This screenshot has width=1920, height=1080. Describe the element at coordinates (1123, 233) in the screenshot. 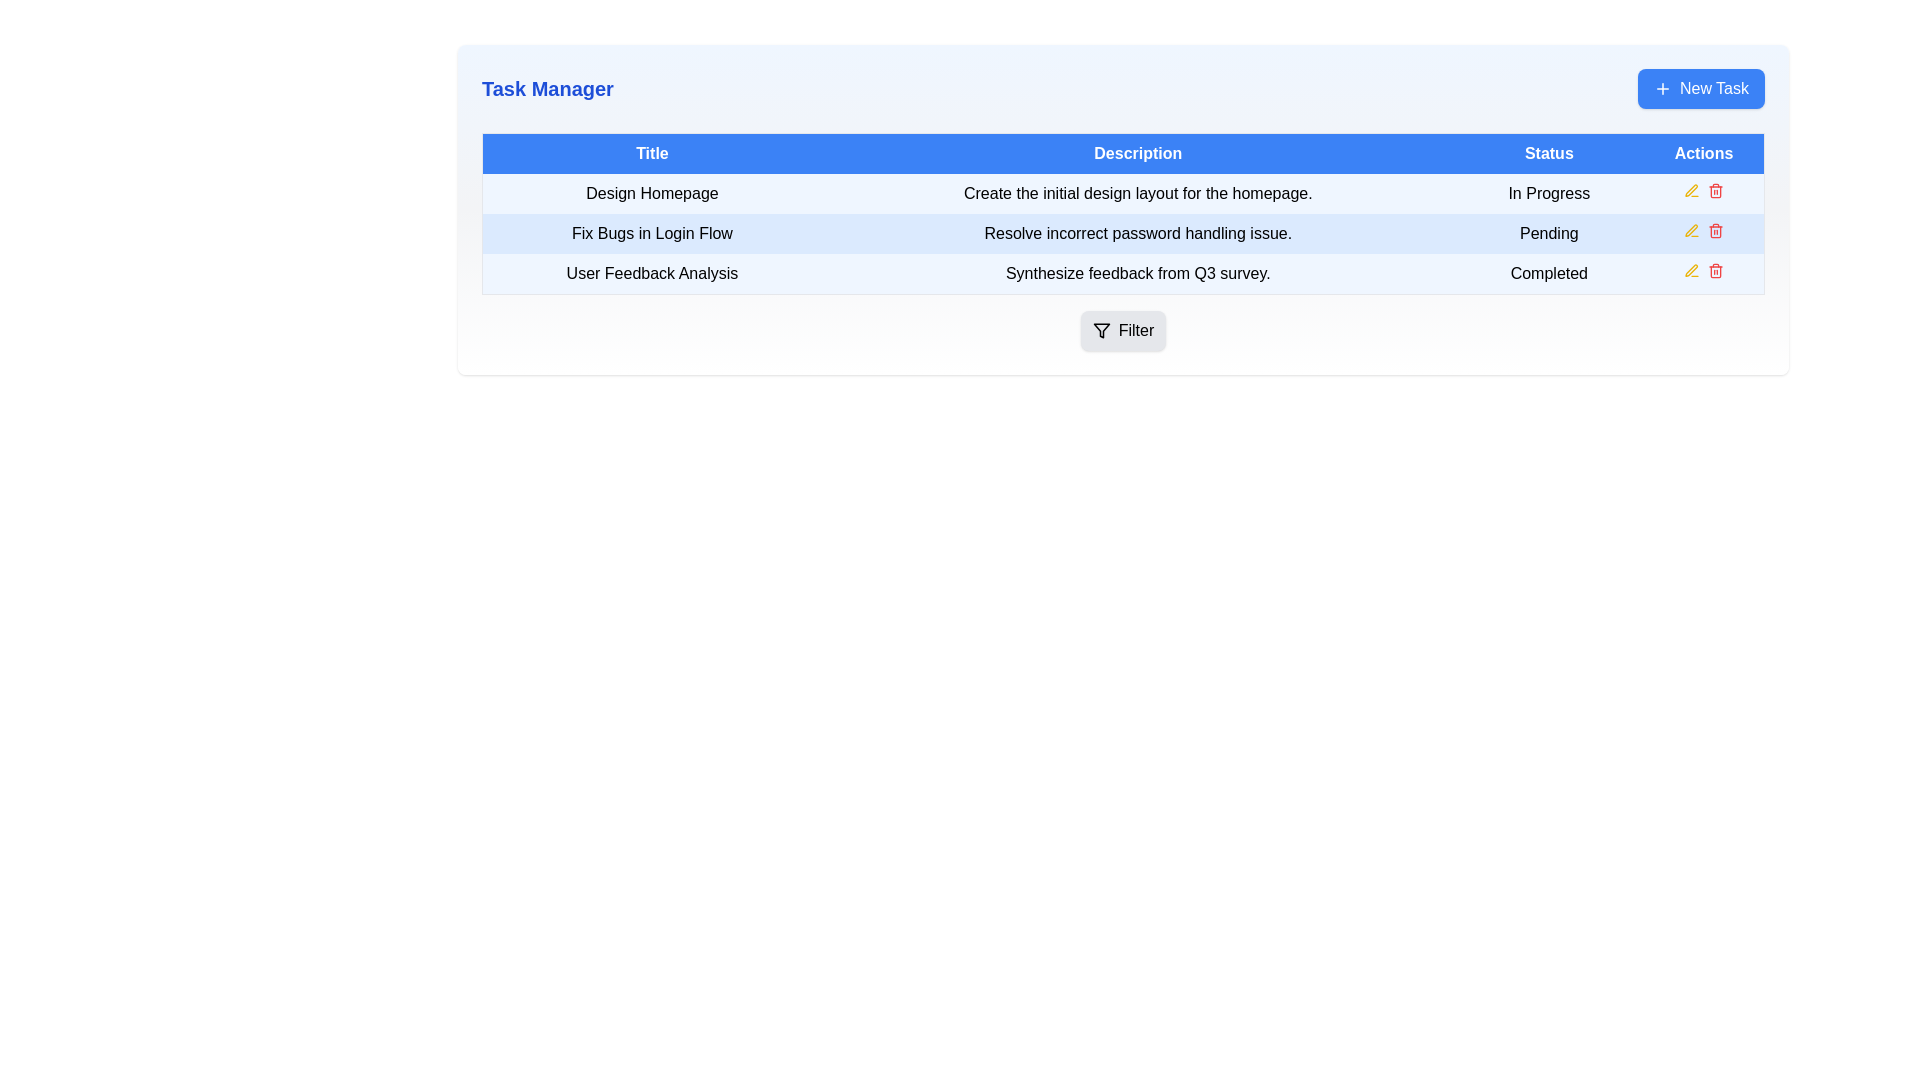

I see `the second row of the task management table which represents a specific task` at that location.